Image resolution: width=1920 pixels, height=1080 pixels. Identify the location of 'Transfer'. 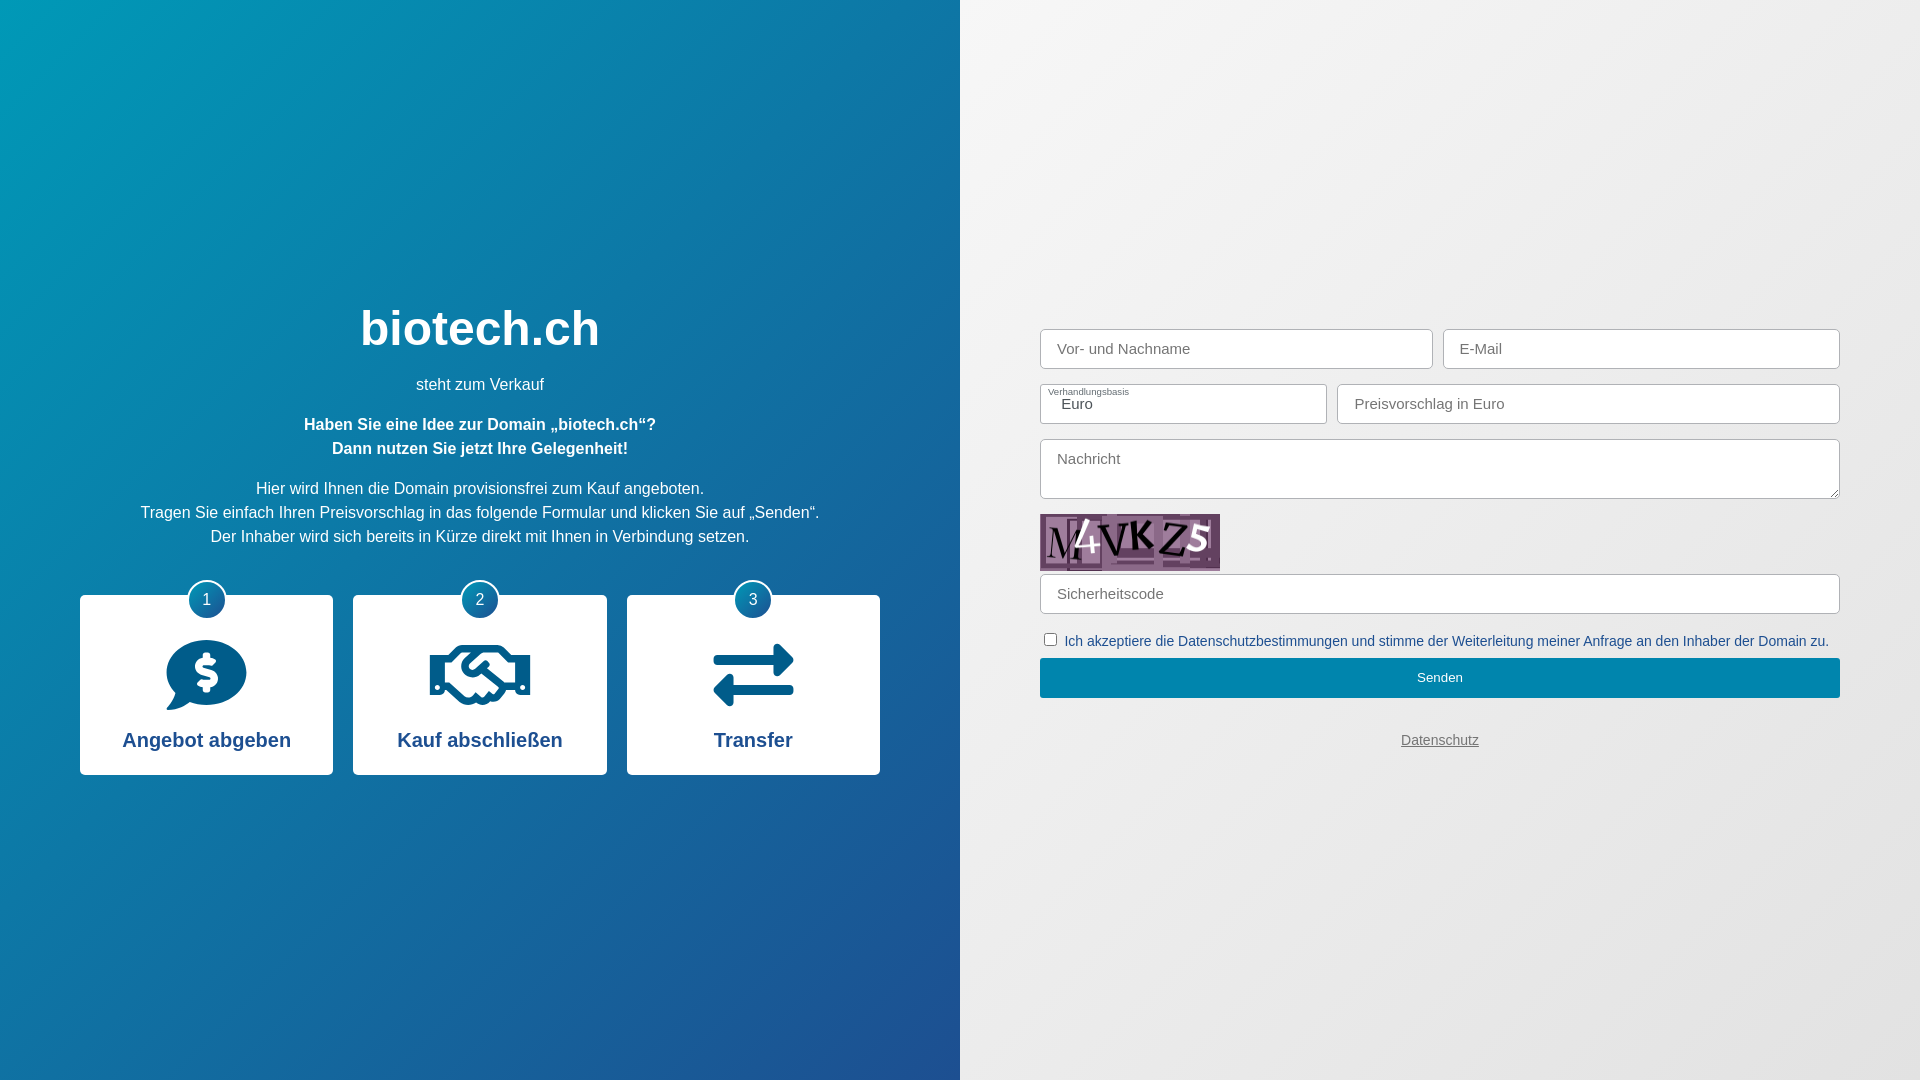
(752, 675).